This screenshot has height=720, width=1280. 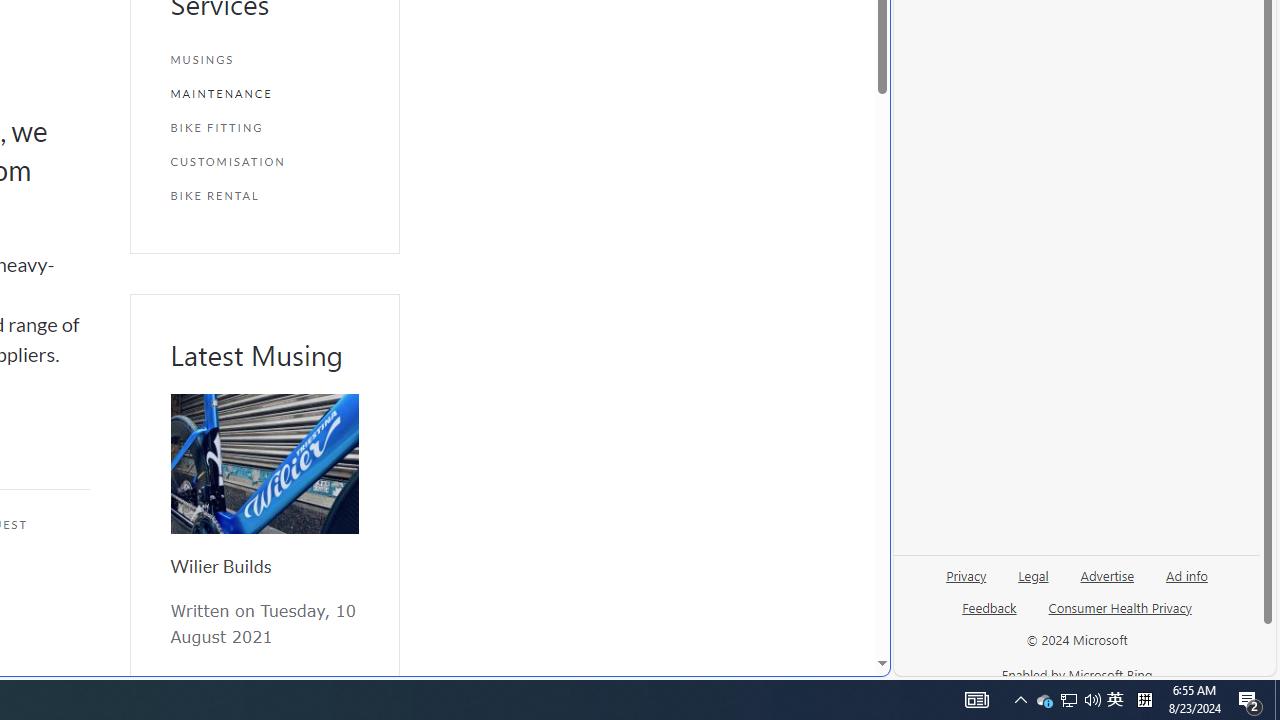 What do you see at coordinates (989, 614) in the screenshot?
I see `'Feedback'` at bounding box center [989, 614].